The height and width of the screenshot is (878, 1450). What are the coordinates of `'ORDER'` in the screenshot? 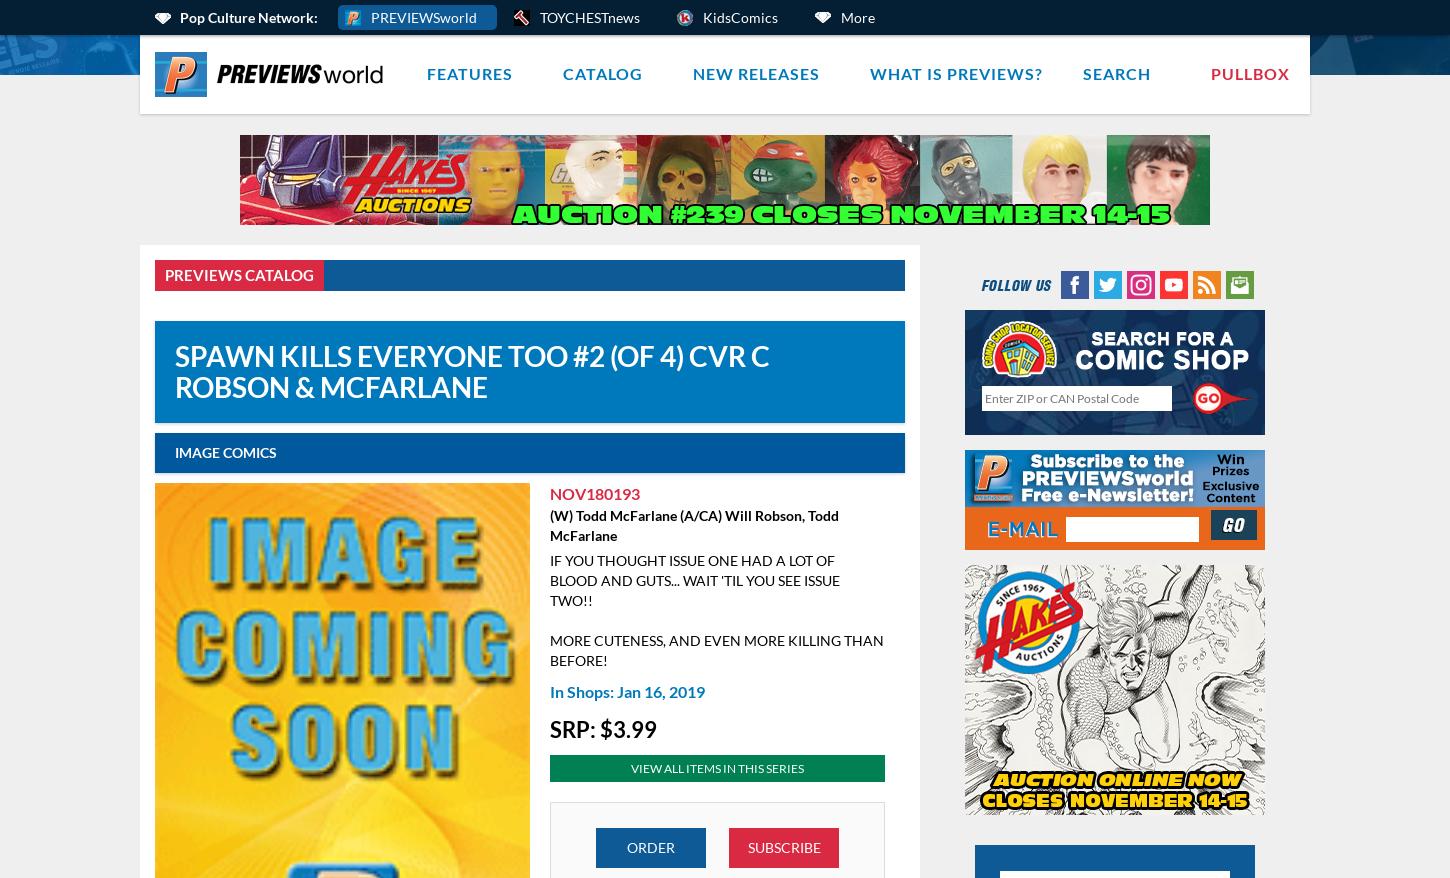 It's located at (650, 847).